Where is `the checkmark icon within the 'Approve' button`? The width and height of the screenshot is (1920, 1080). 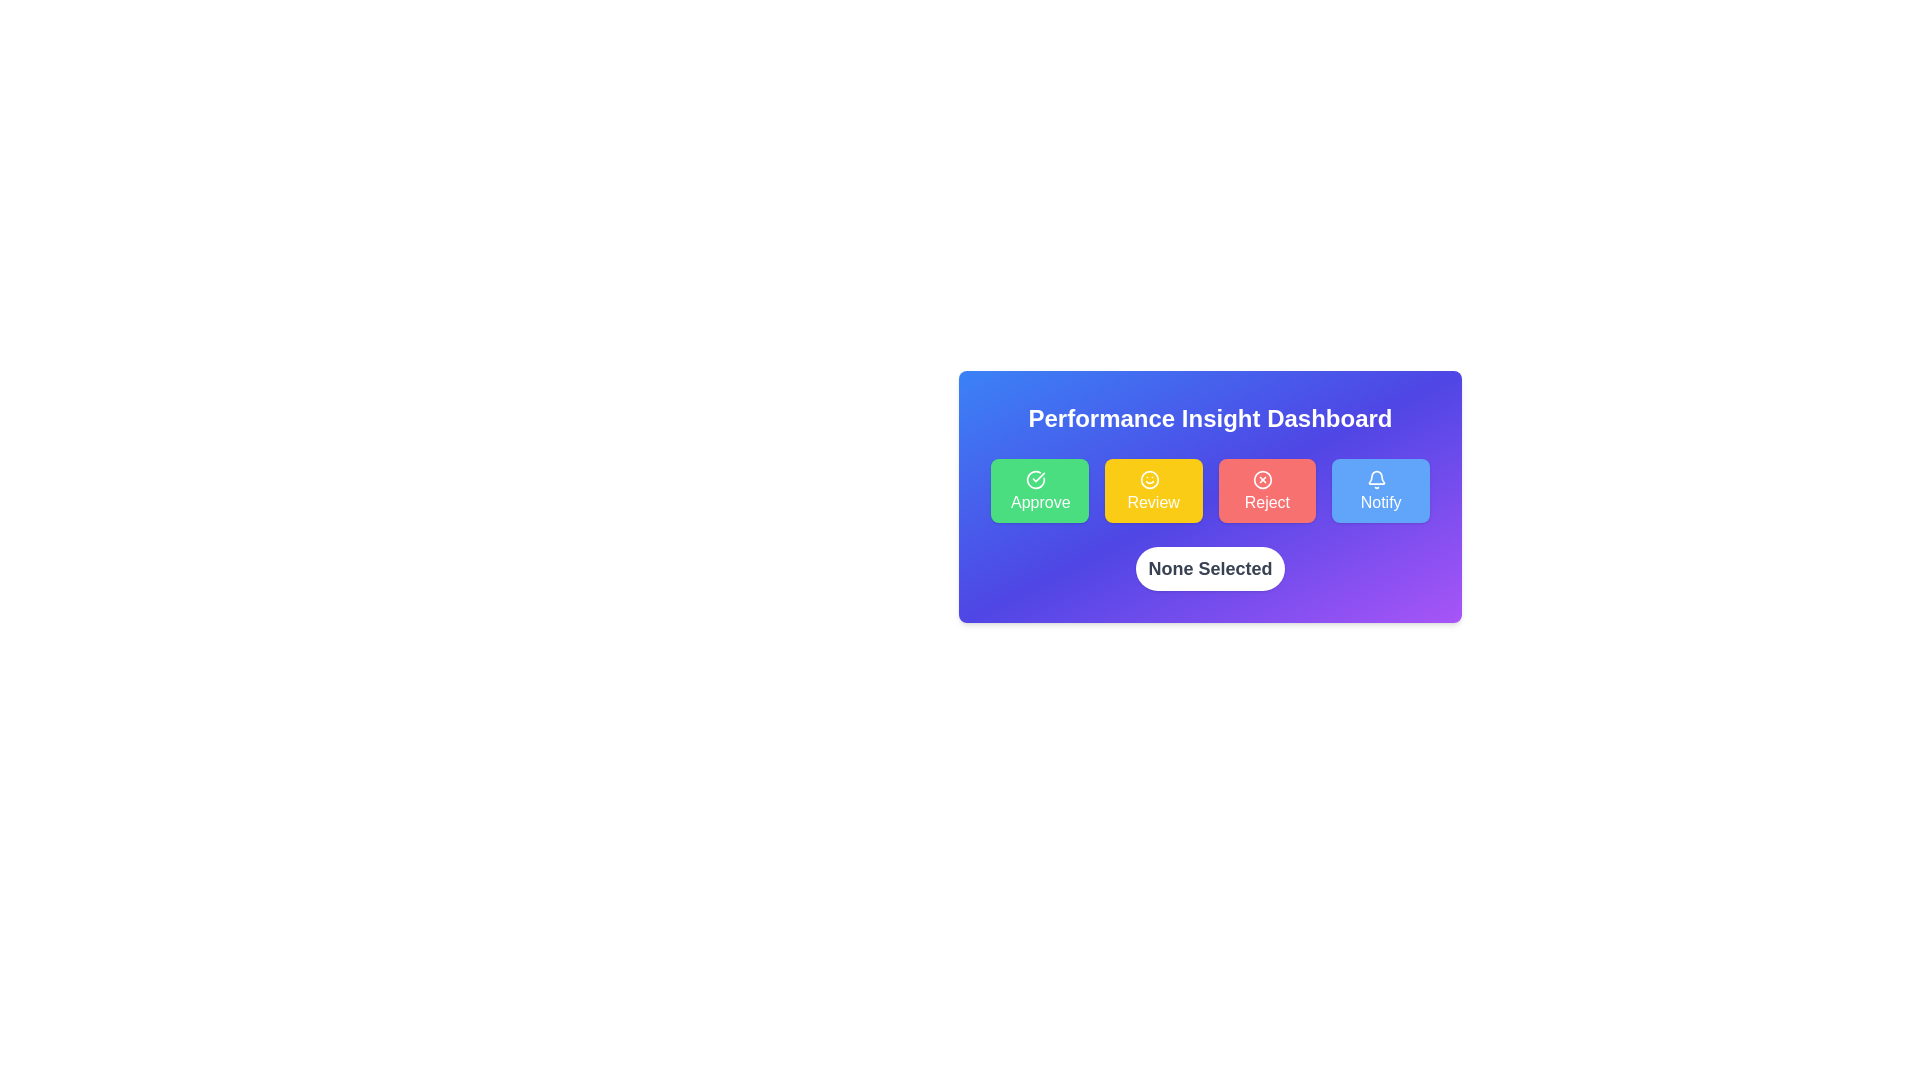 the checkmark icon within the 'Approve' button is located at coordinates (1035, 479).